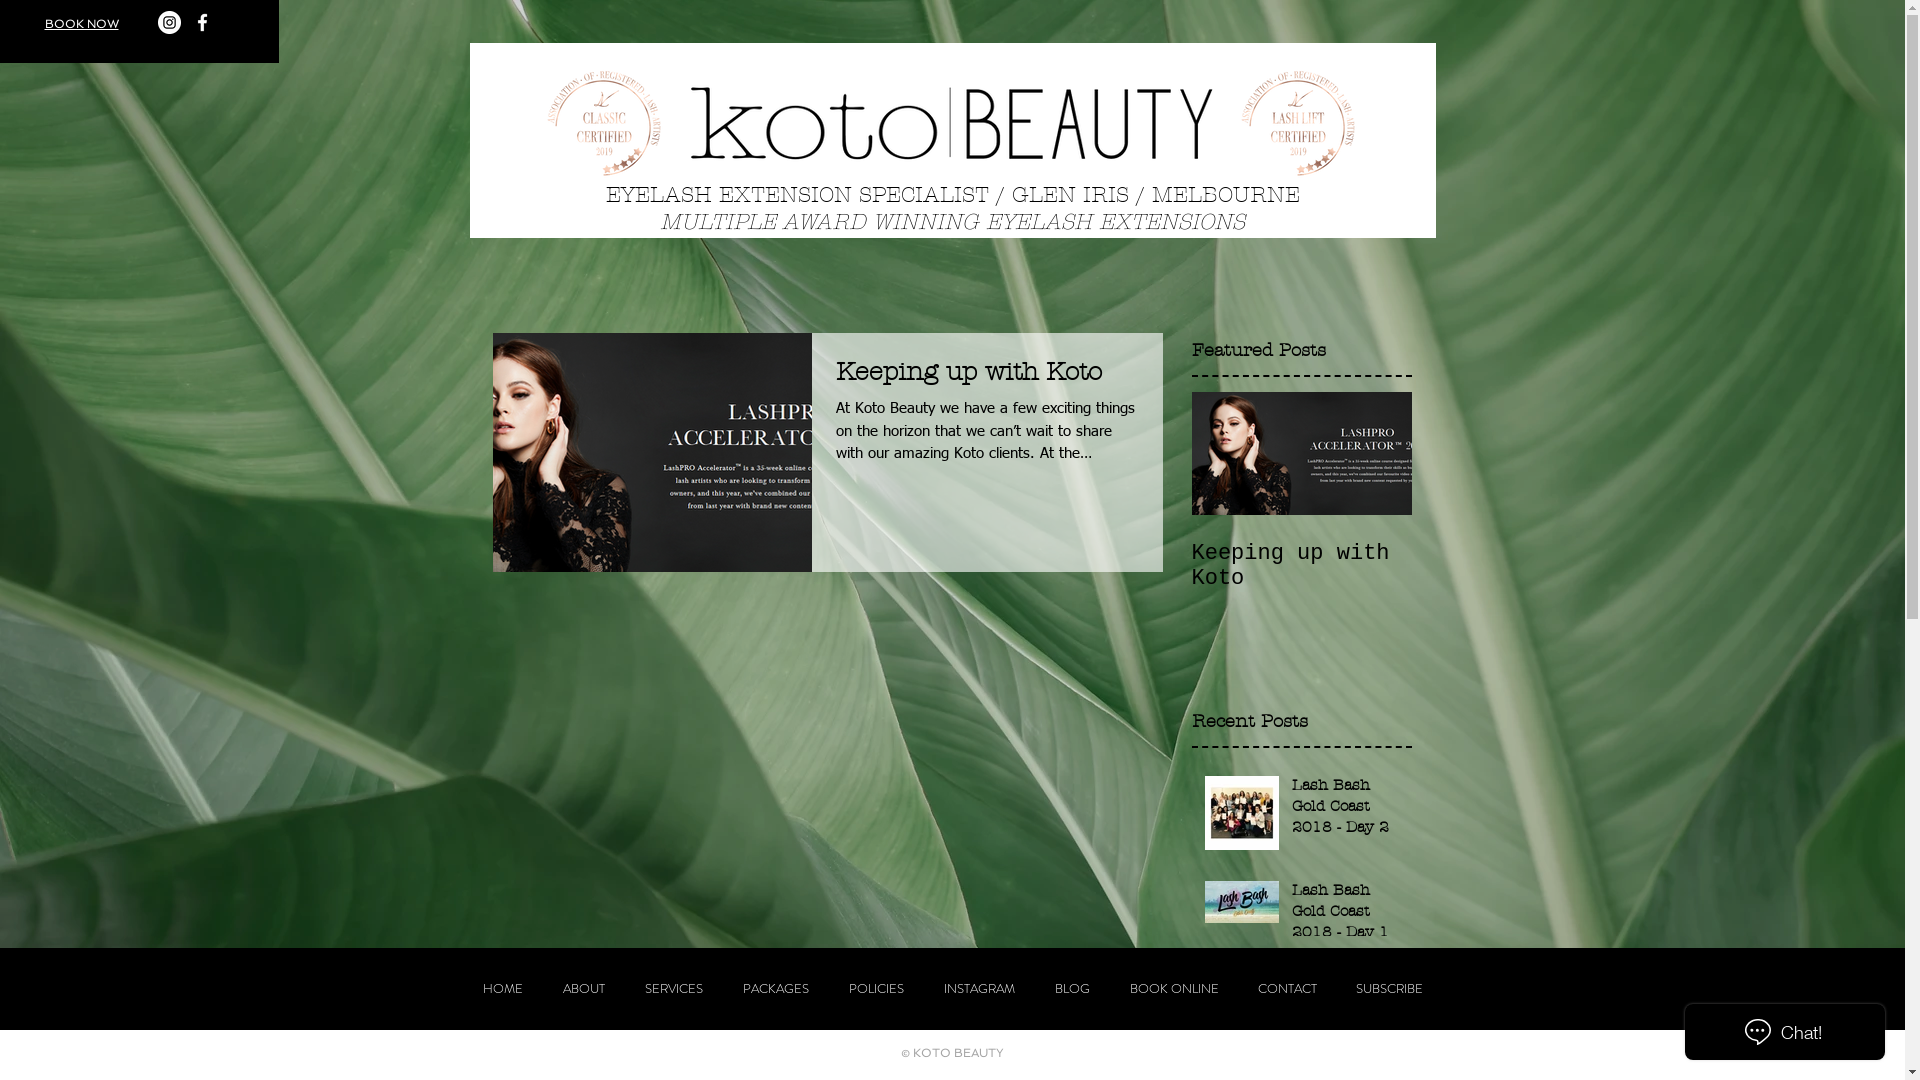 The width and height of the screenshot is (1920, 1080). I want to click on 'HOME', so click(502, 987).